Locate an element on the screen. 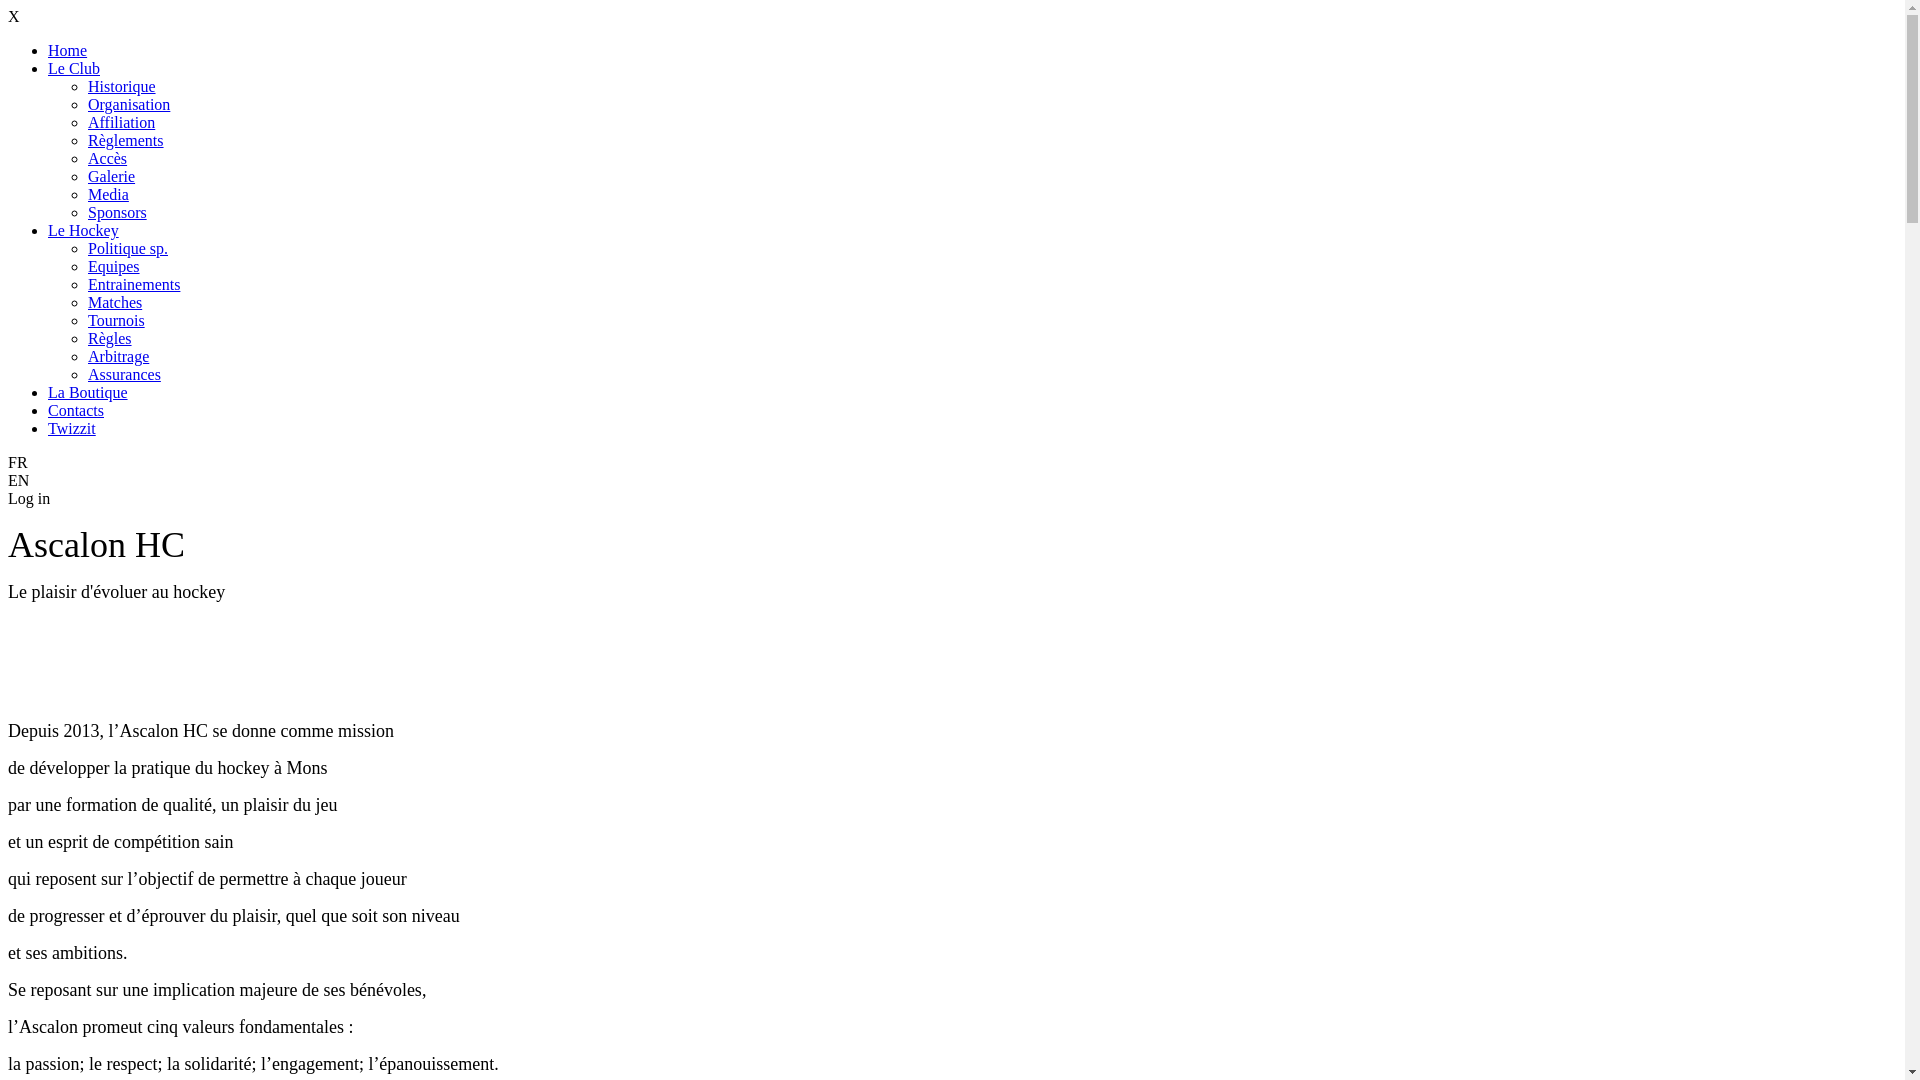 Image resolution: width=1920 pixels, height=1080 pixels. 'Le Hockey' is located at coordinates (48, 229).